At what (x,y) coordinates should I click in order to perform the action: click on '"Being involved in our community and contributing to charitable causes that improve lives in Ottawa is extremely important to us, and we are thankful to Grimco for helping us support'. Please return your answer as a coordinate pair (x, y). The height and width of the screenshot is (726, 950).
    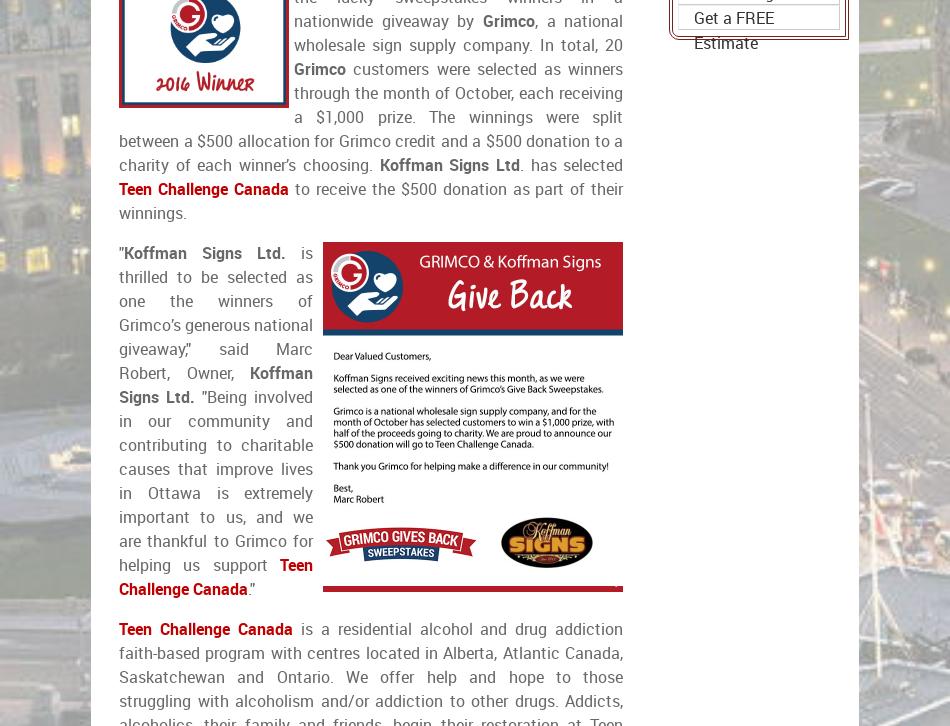
    Looking at the image, I should click on (216, 481).